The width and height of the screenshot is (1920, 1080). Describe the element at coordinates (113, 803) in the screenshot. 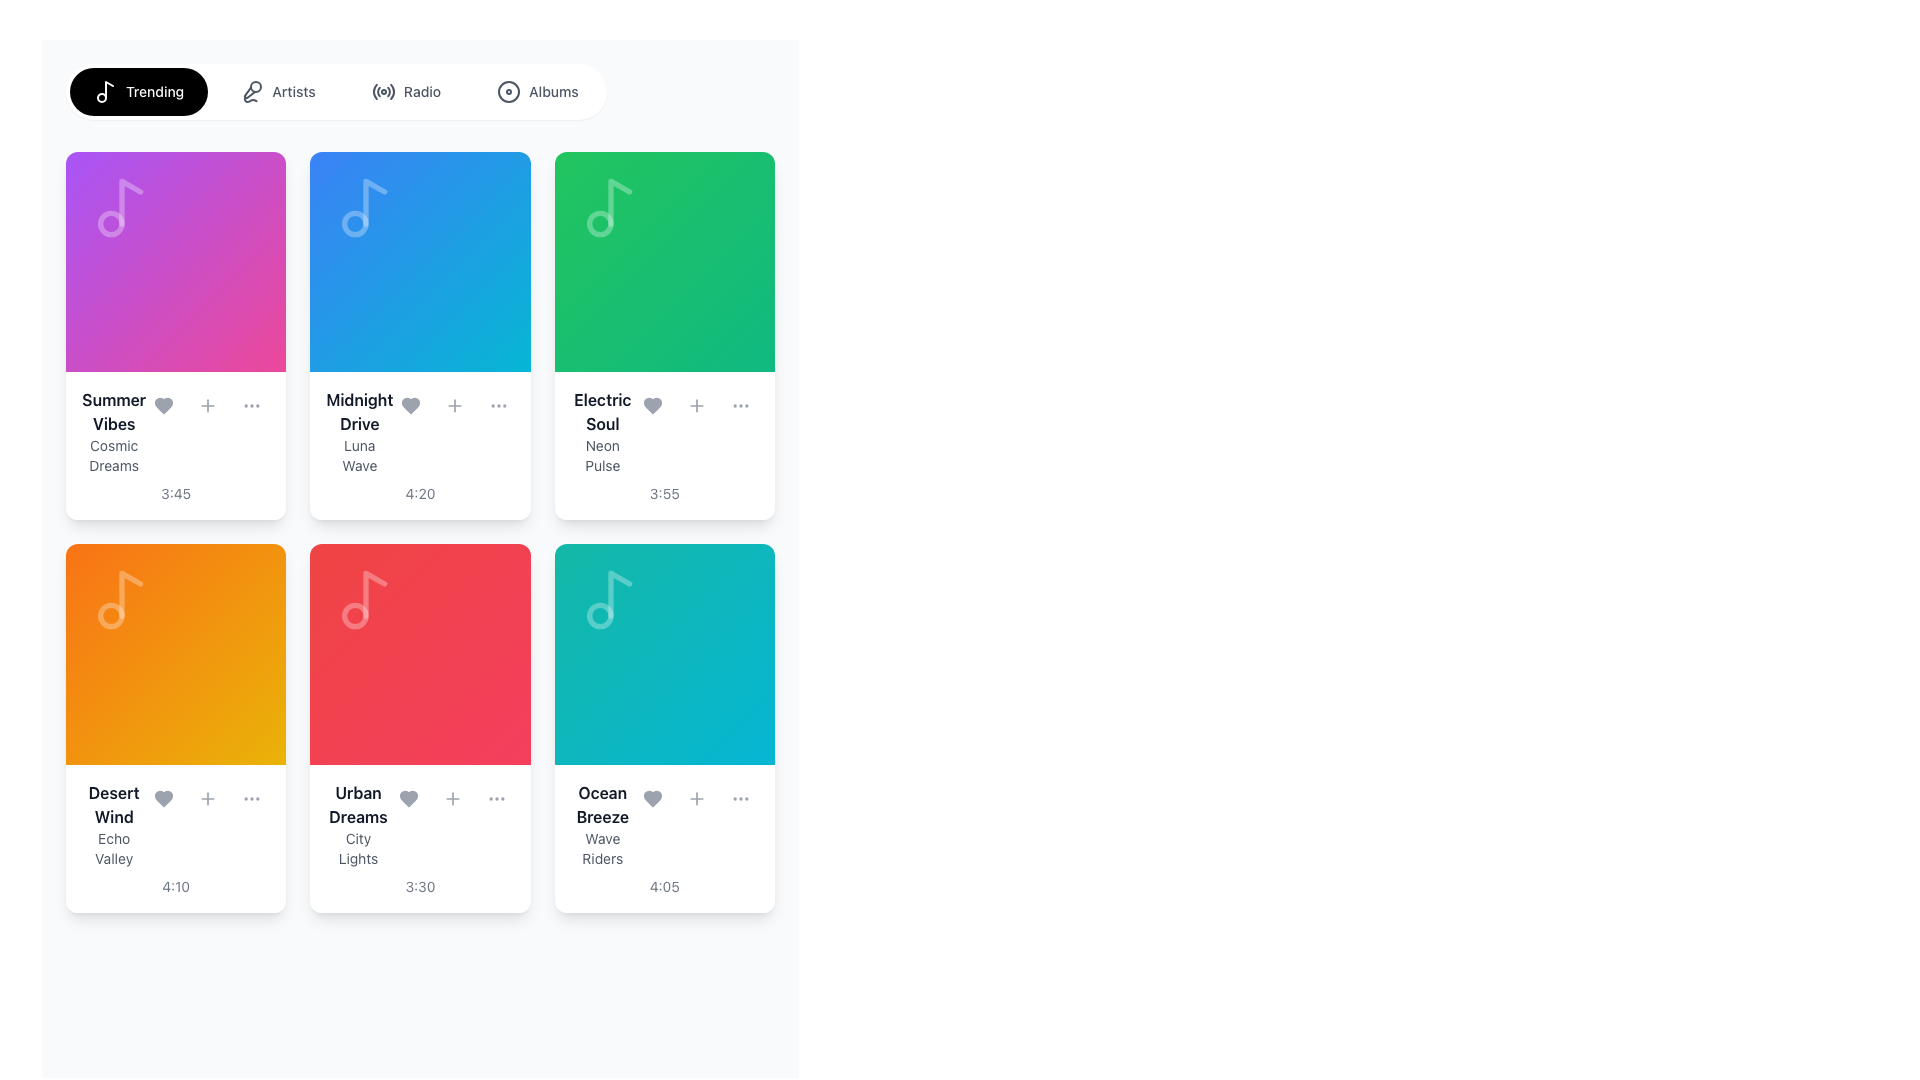

I see `the static text label displaying 'Desert Wind', which is styled in bold dark gray and serves as the primary title above 'Echo Valley'` at that location.